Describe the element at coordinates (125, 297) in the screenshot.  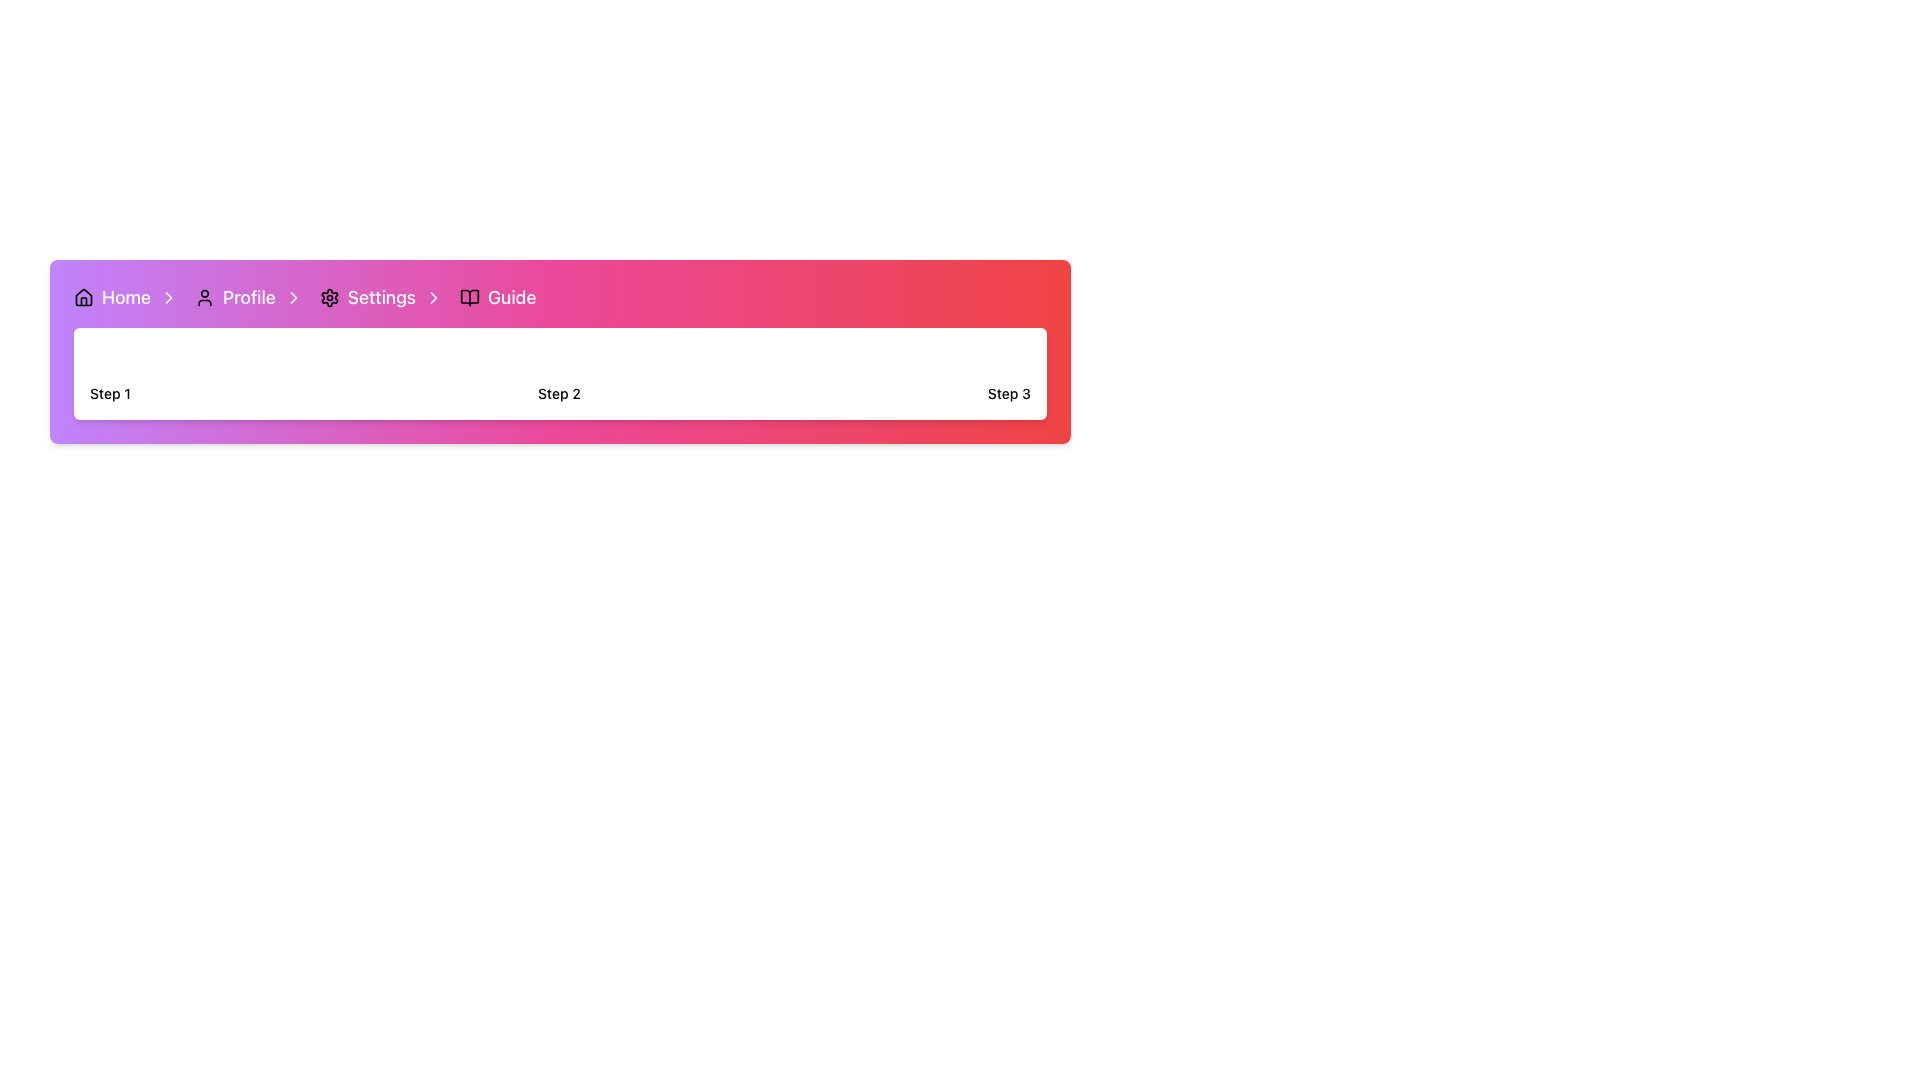
I see `the Navigation Link element, which consists of a house-like icon and the text 'Home'` at that location.